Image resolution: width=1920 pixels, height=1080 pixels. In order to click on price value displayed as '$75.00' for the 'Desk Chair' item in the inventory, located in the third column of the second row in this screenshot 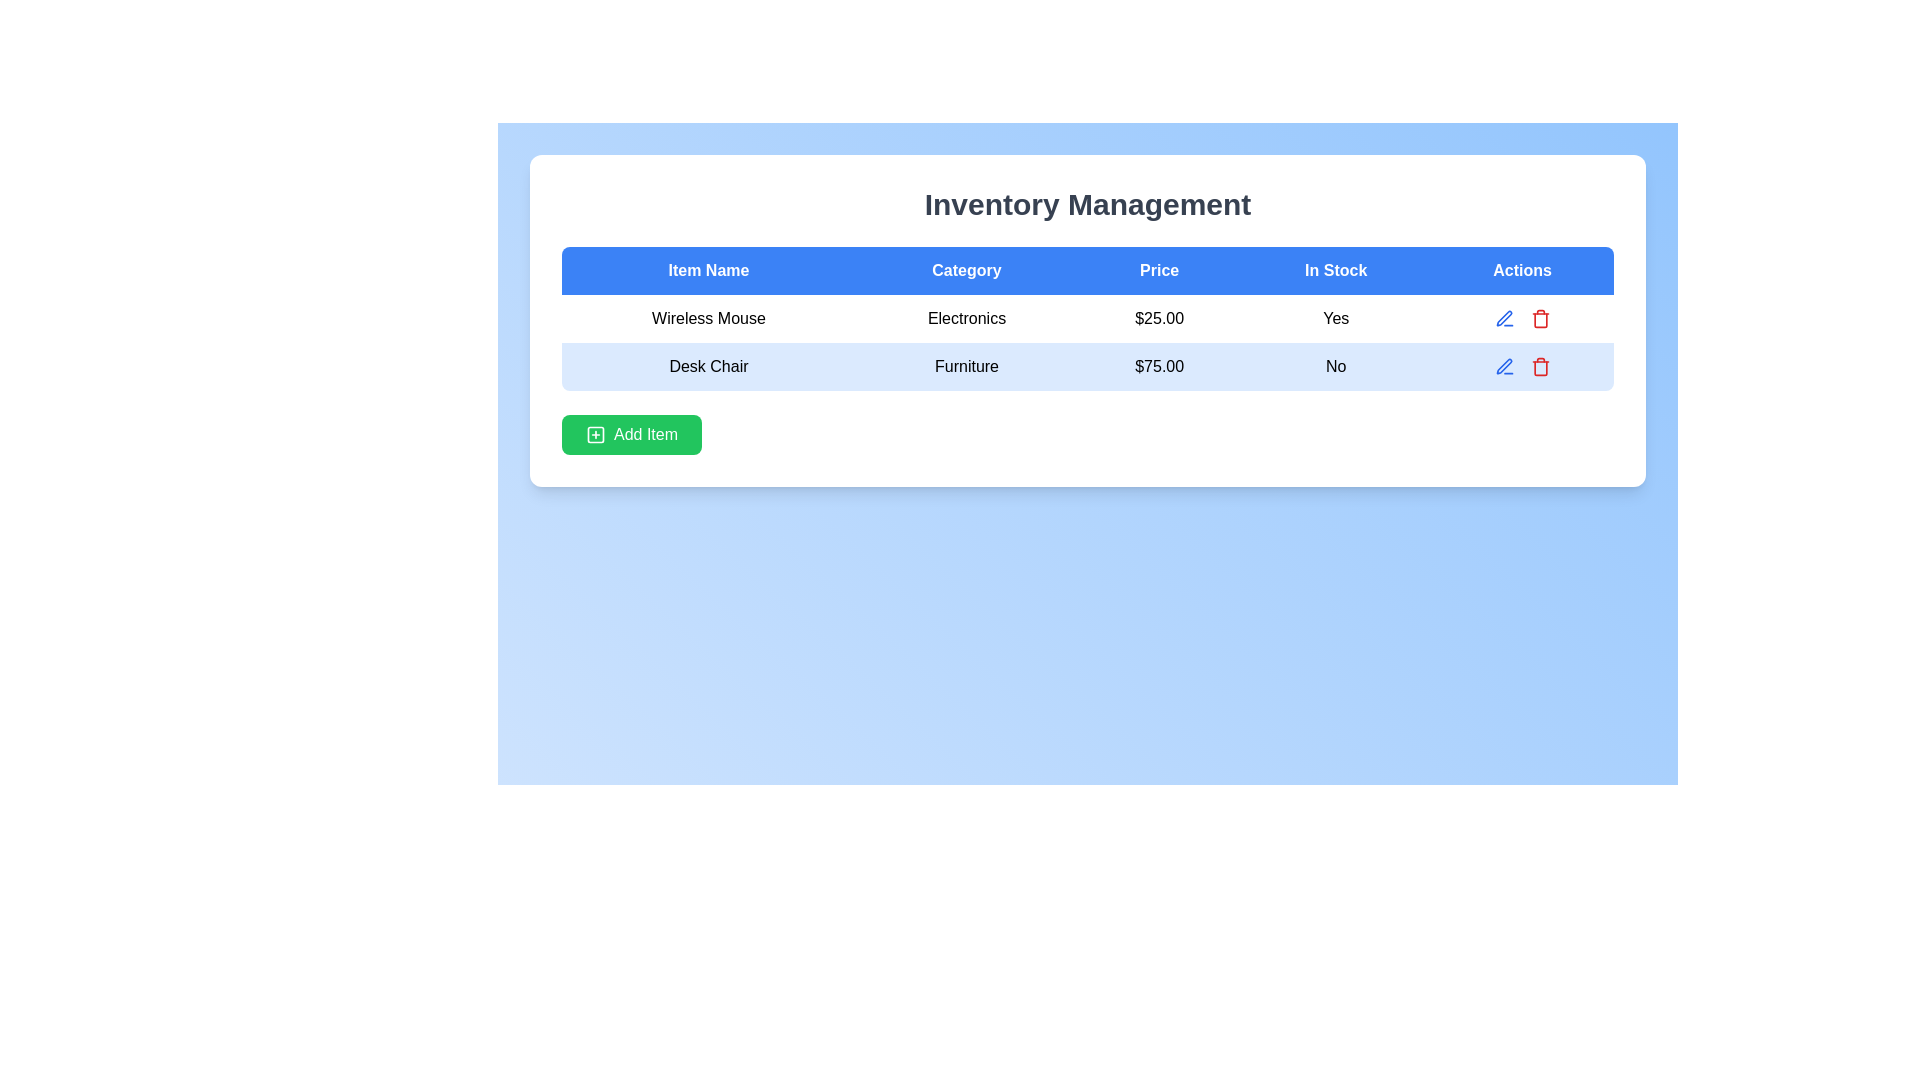, I will do `click(1159, 366)`.